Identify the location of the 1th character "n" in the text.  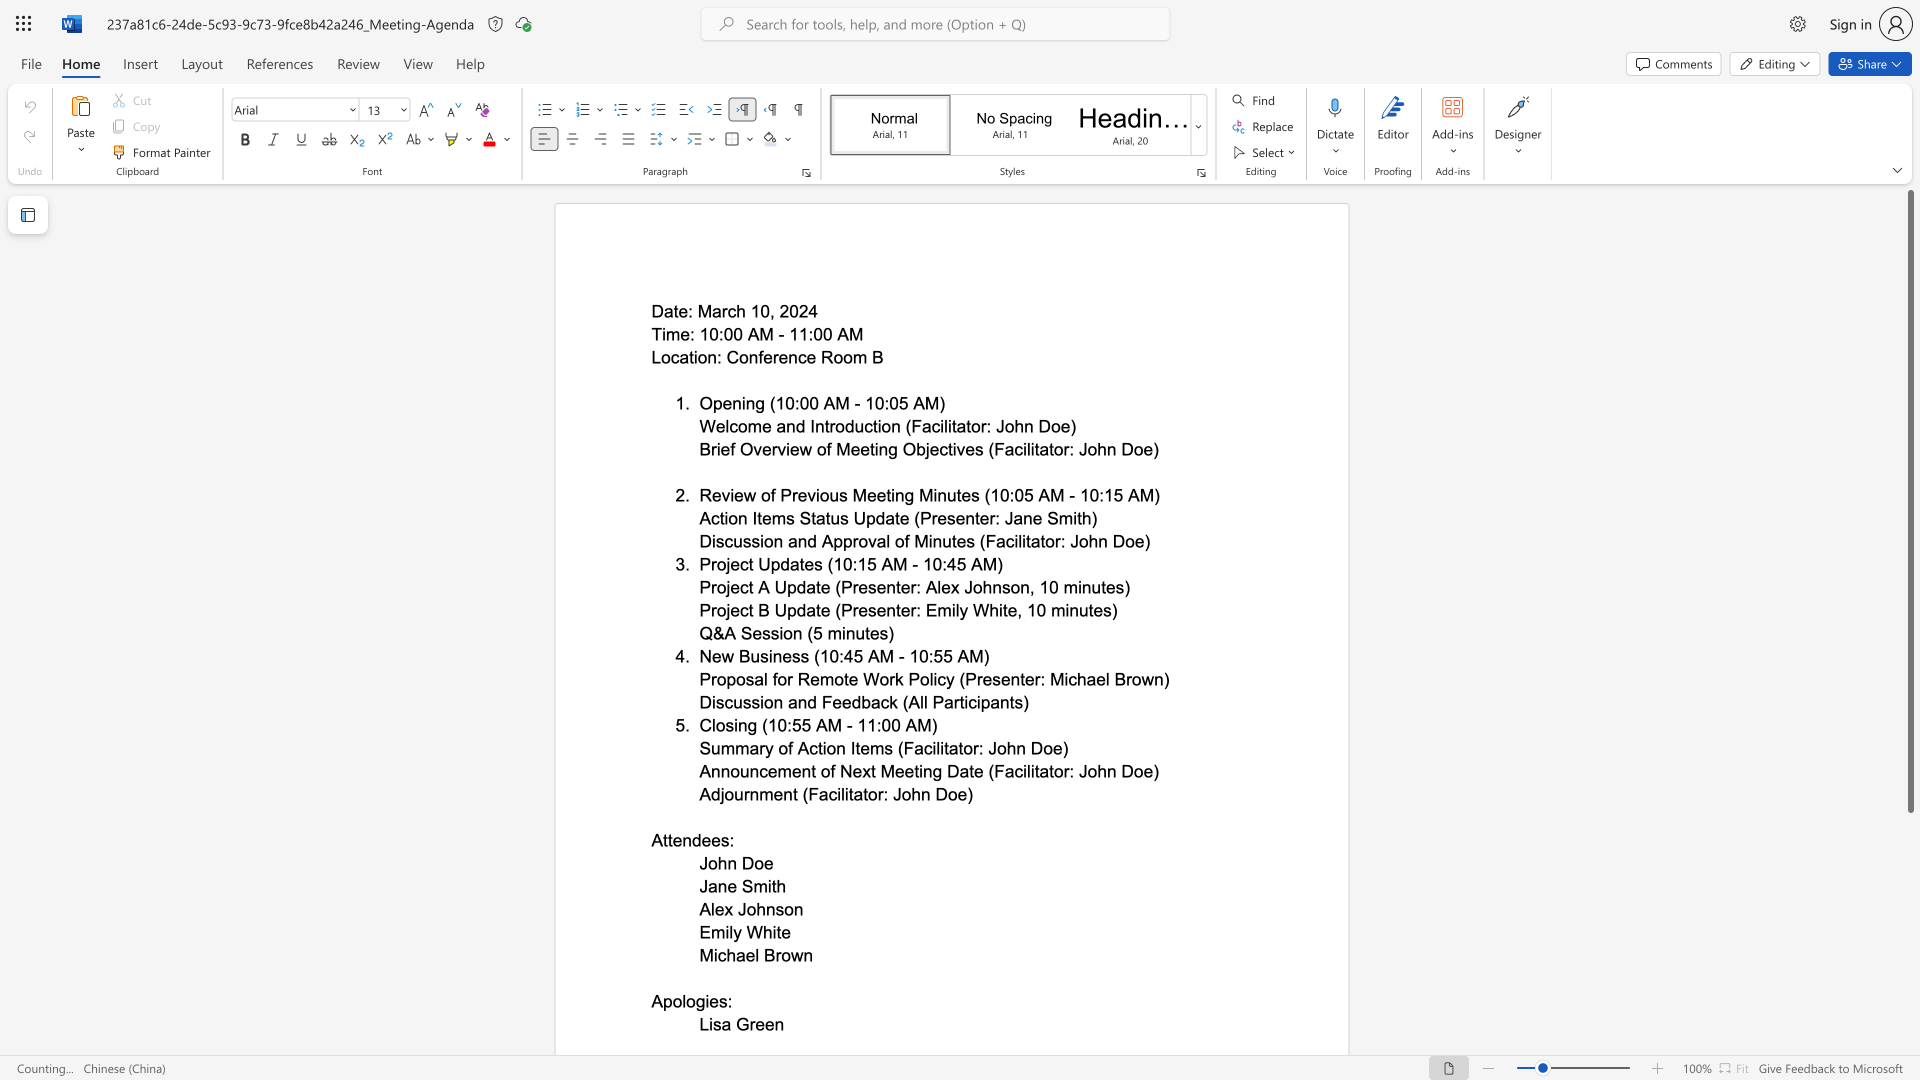
(808, 954).